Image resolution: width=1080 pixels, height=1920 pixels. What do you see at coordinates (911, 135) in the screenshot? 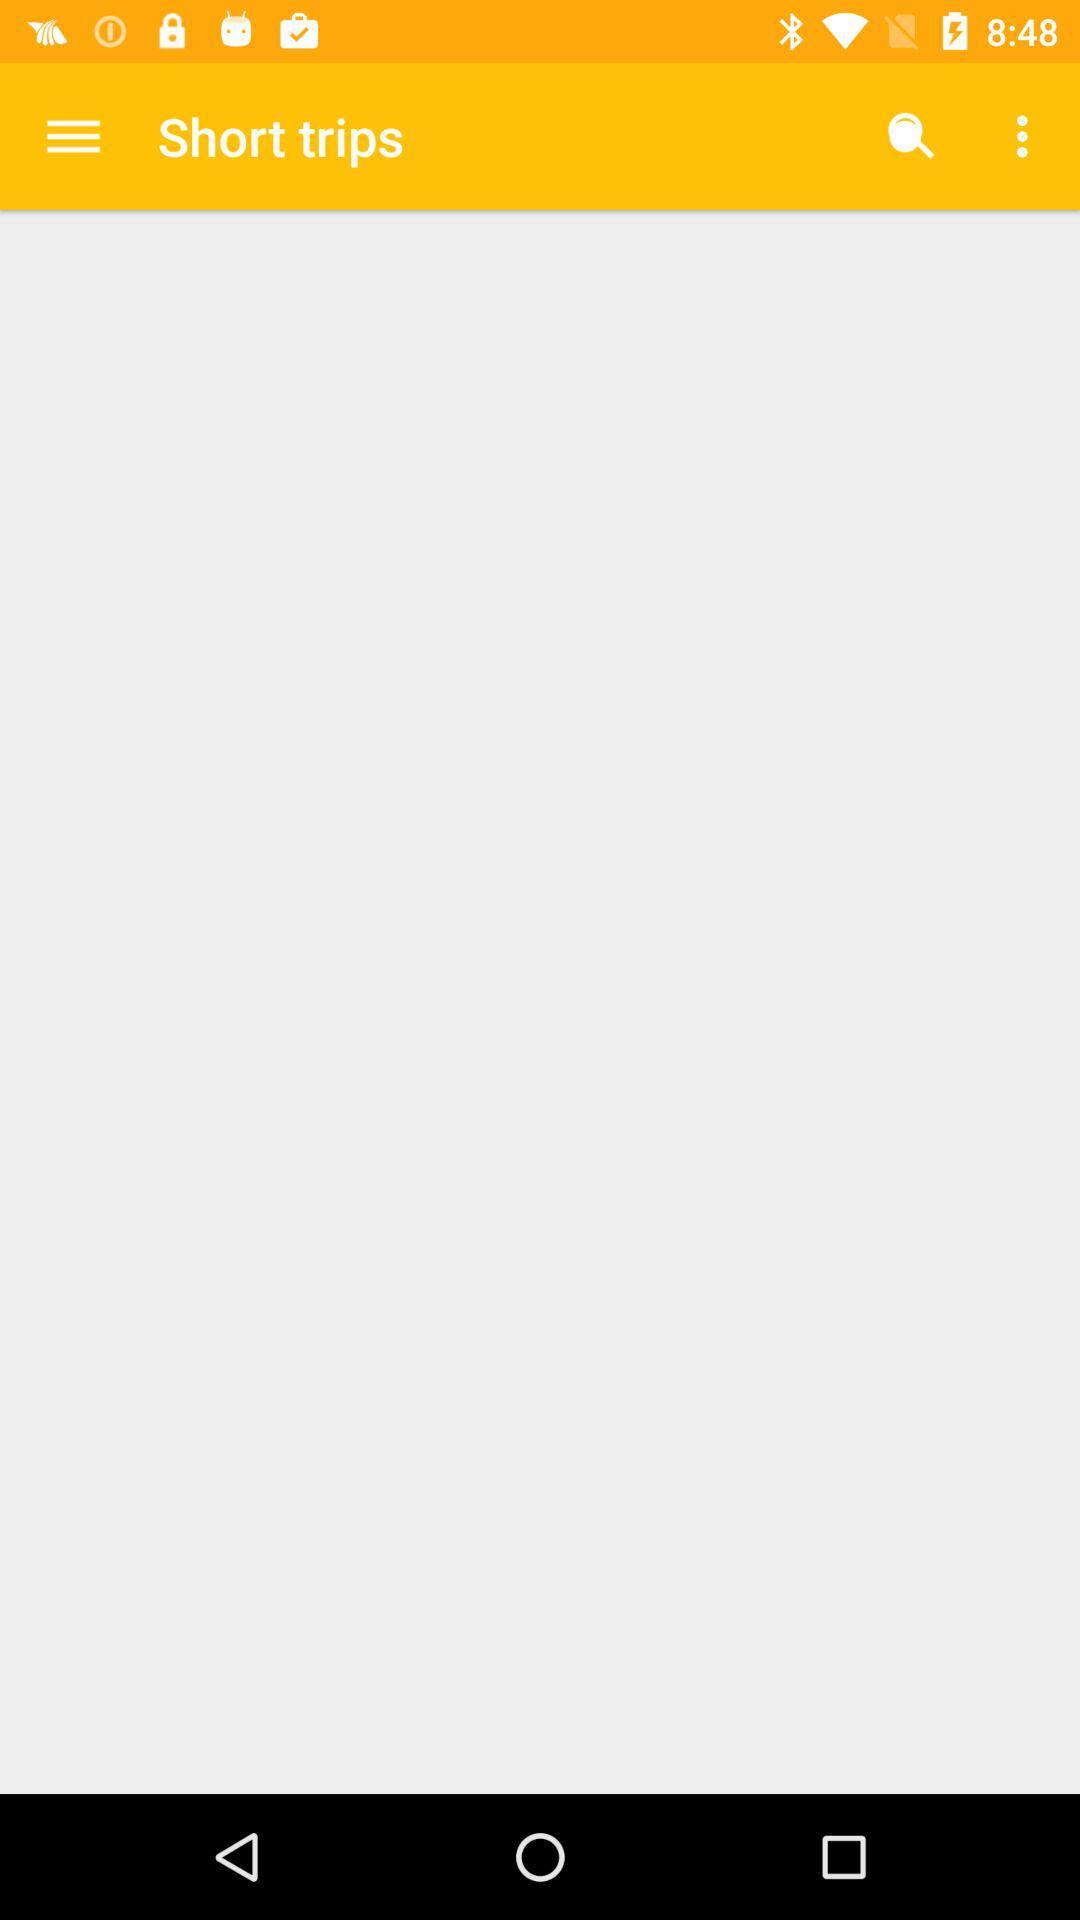
I see `the item next to short trips icon` at bounding box center [911, 135].